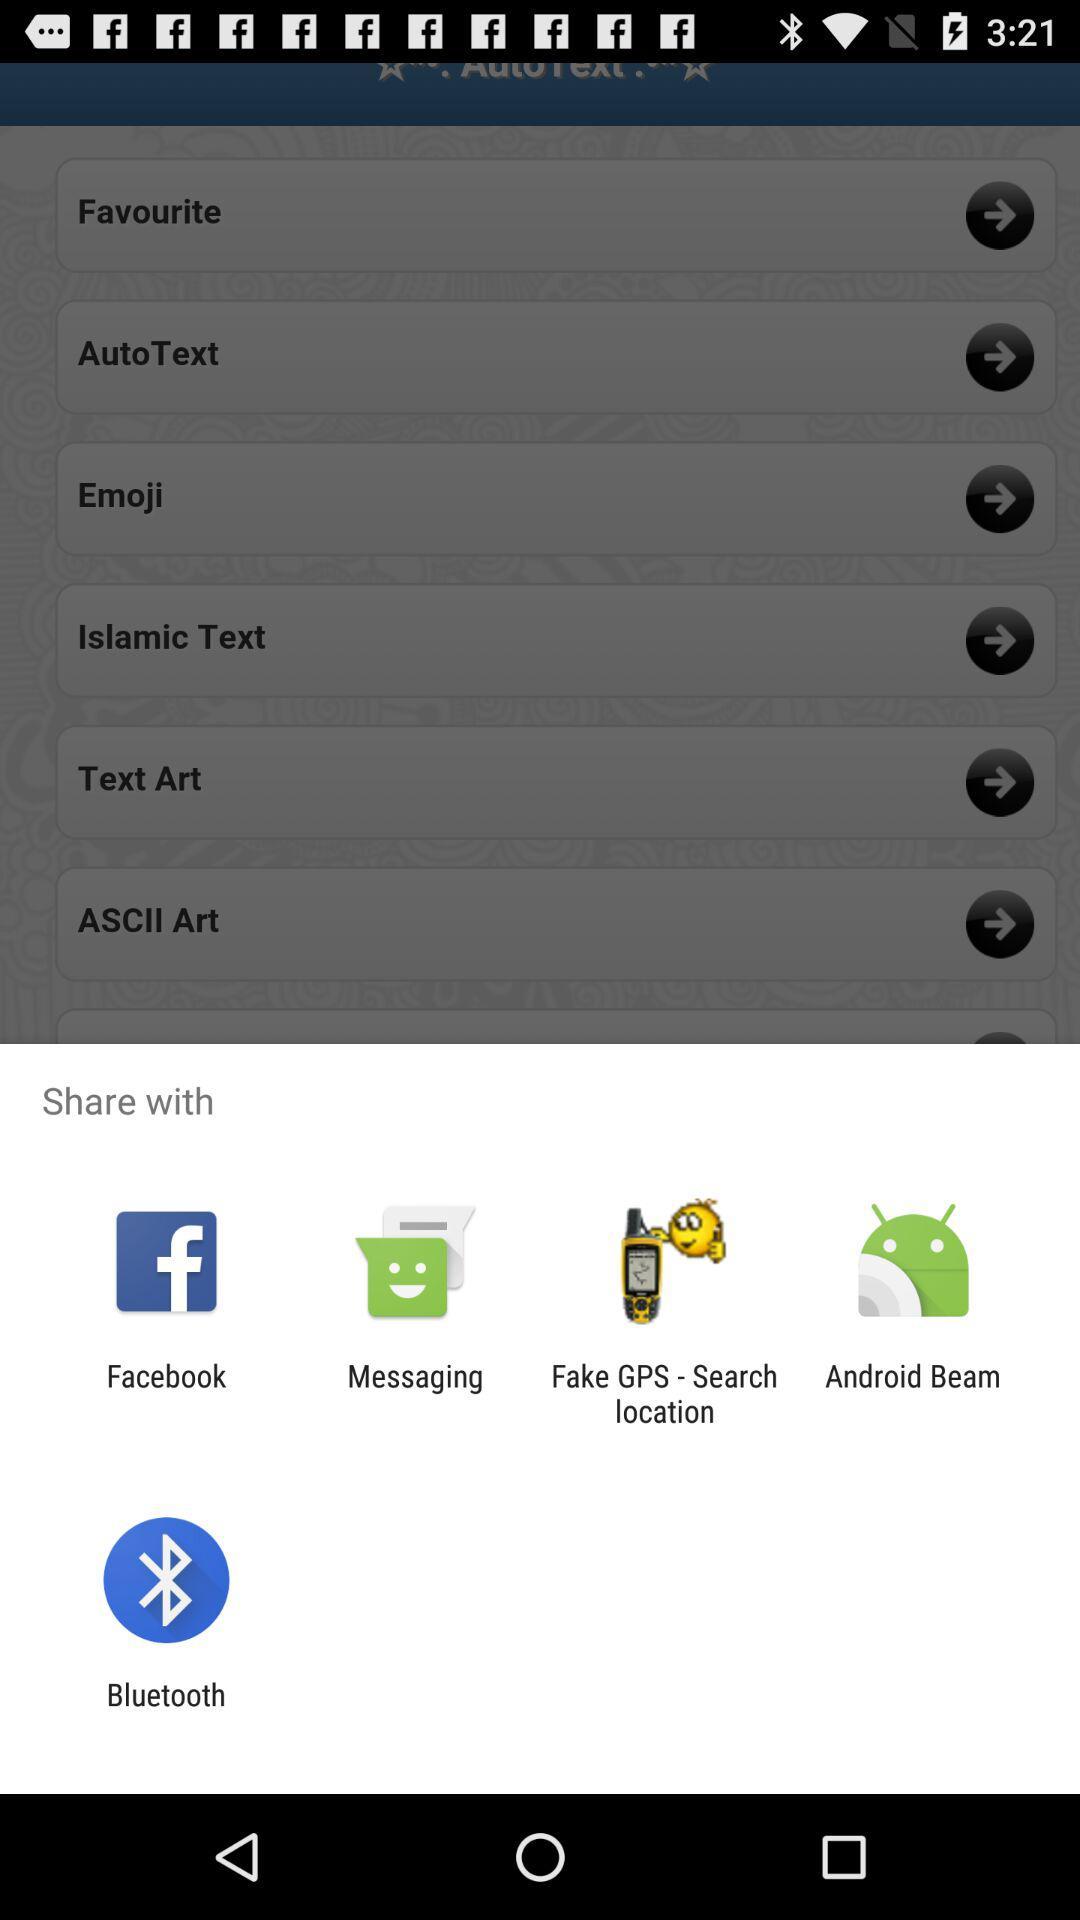 This screenshot has width=1080, height=1920. Describe the element at coordinates (913, 1392) in the screenshot. I see `the app to the right of the fake gps search icon` at that location.